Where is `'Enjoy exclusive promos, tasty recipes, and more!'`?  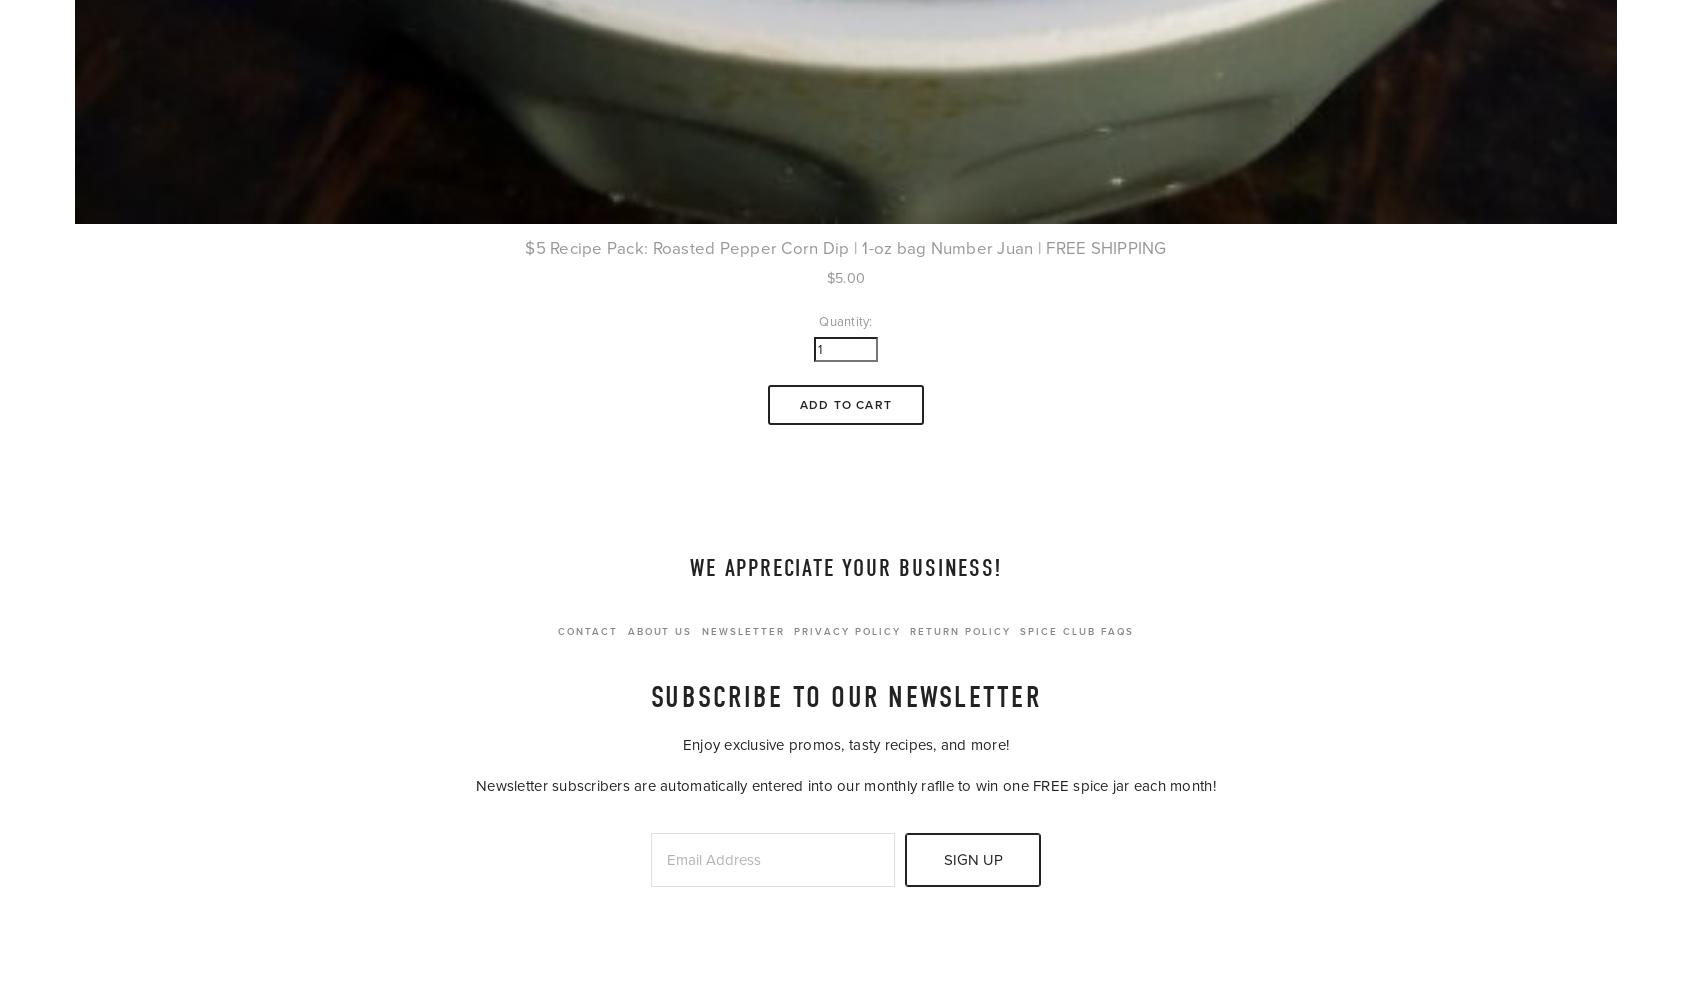 'Enjoy exclusive promos, tasty recipes, and more!' is located at coordinates (845, 744).